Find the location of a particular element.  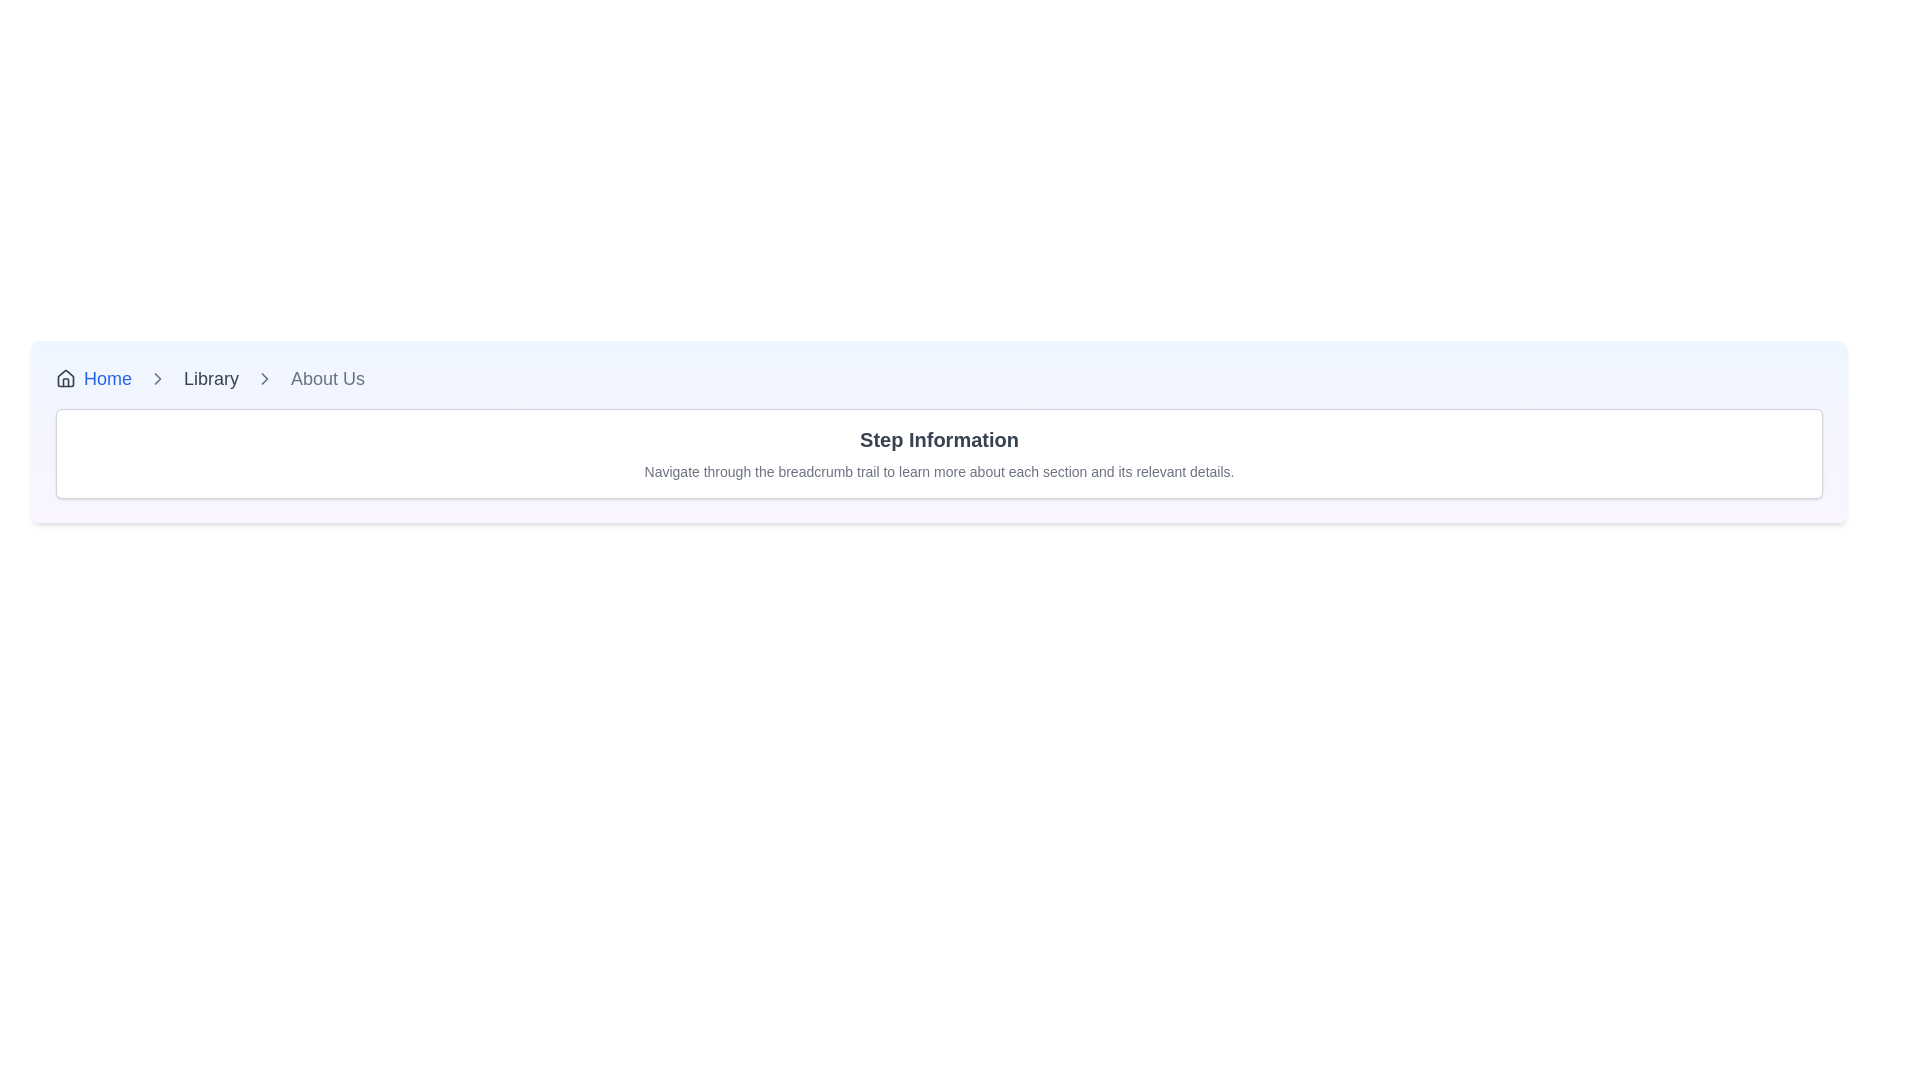

the house-shaped SVG icon located at the leftmost part of the breadcrumb navigation section by clicking on it is located at coordinates (66, 378).